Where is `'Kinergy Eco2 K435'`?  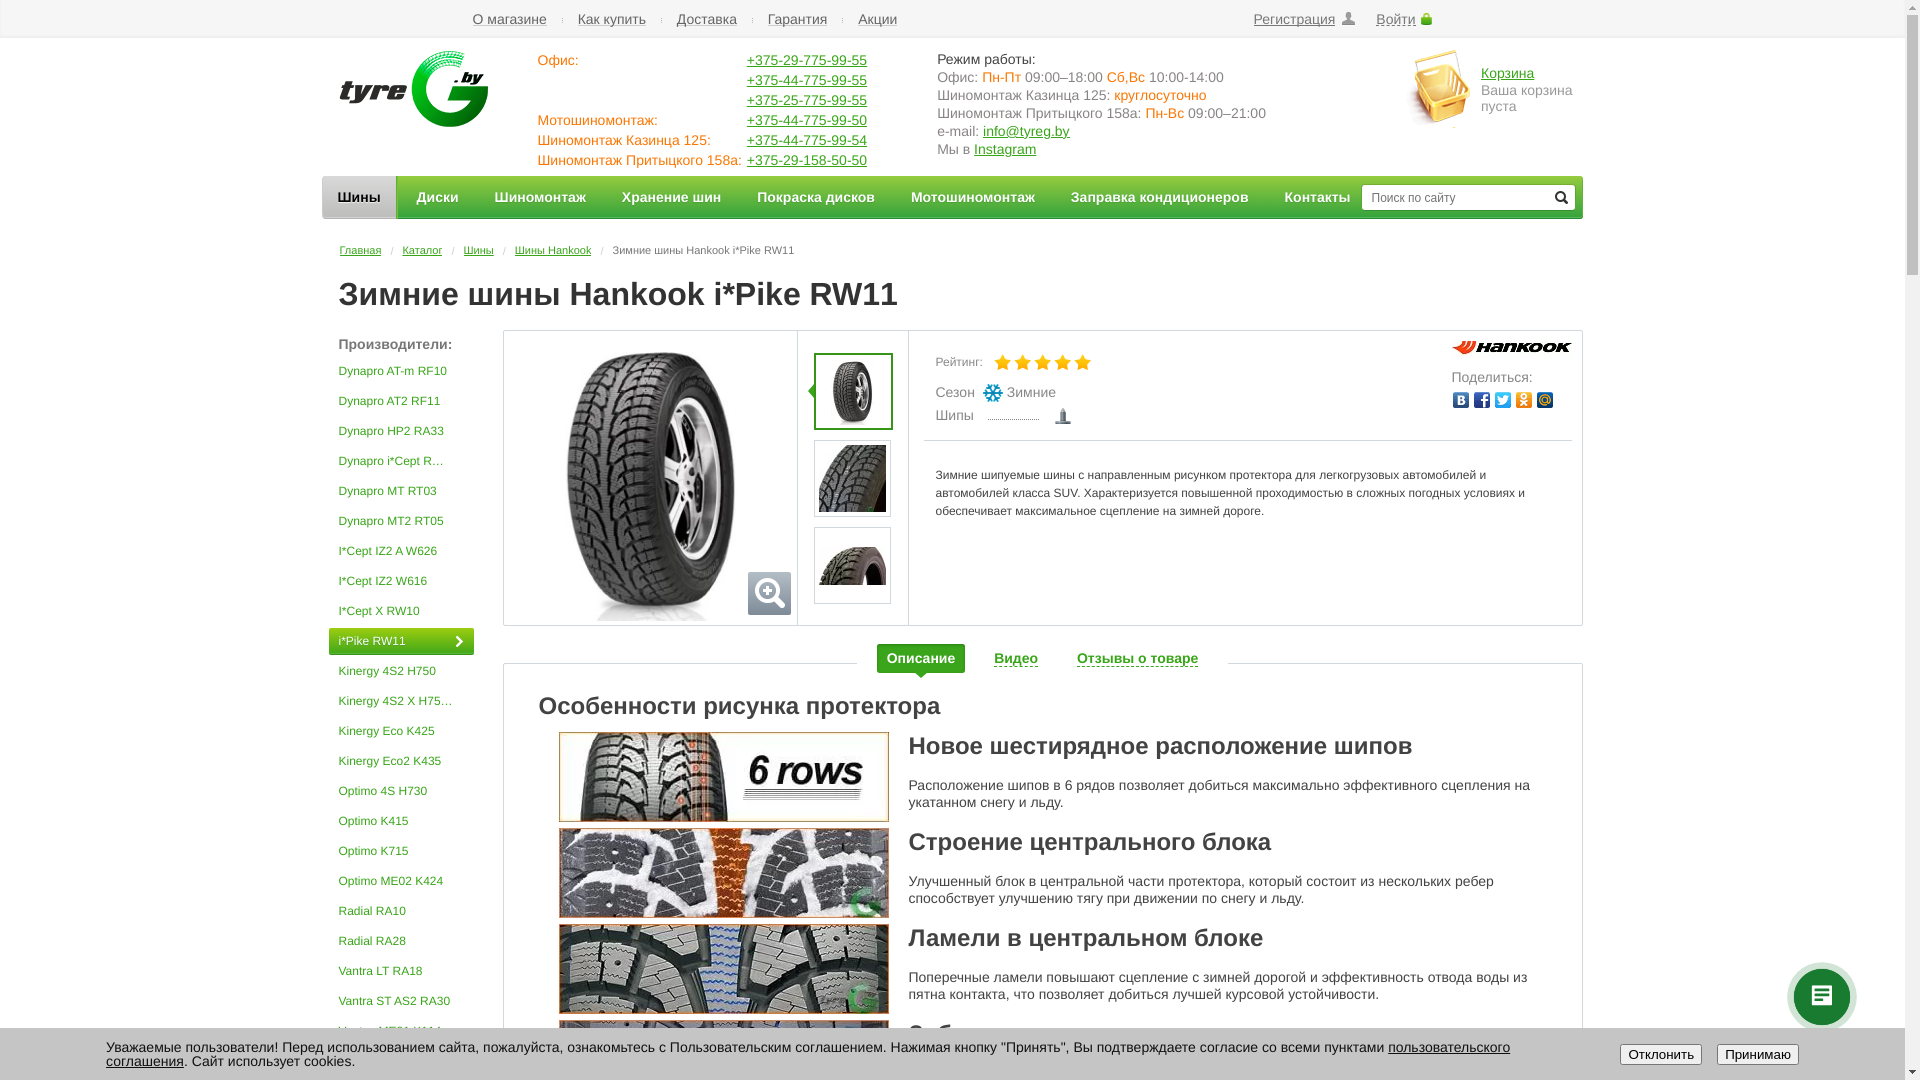
'Kinergy Eco2 K435' is located at coordinates (327, 761).